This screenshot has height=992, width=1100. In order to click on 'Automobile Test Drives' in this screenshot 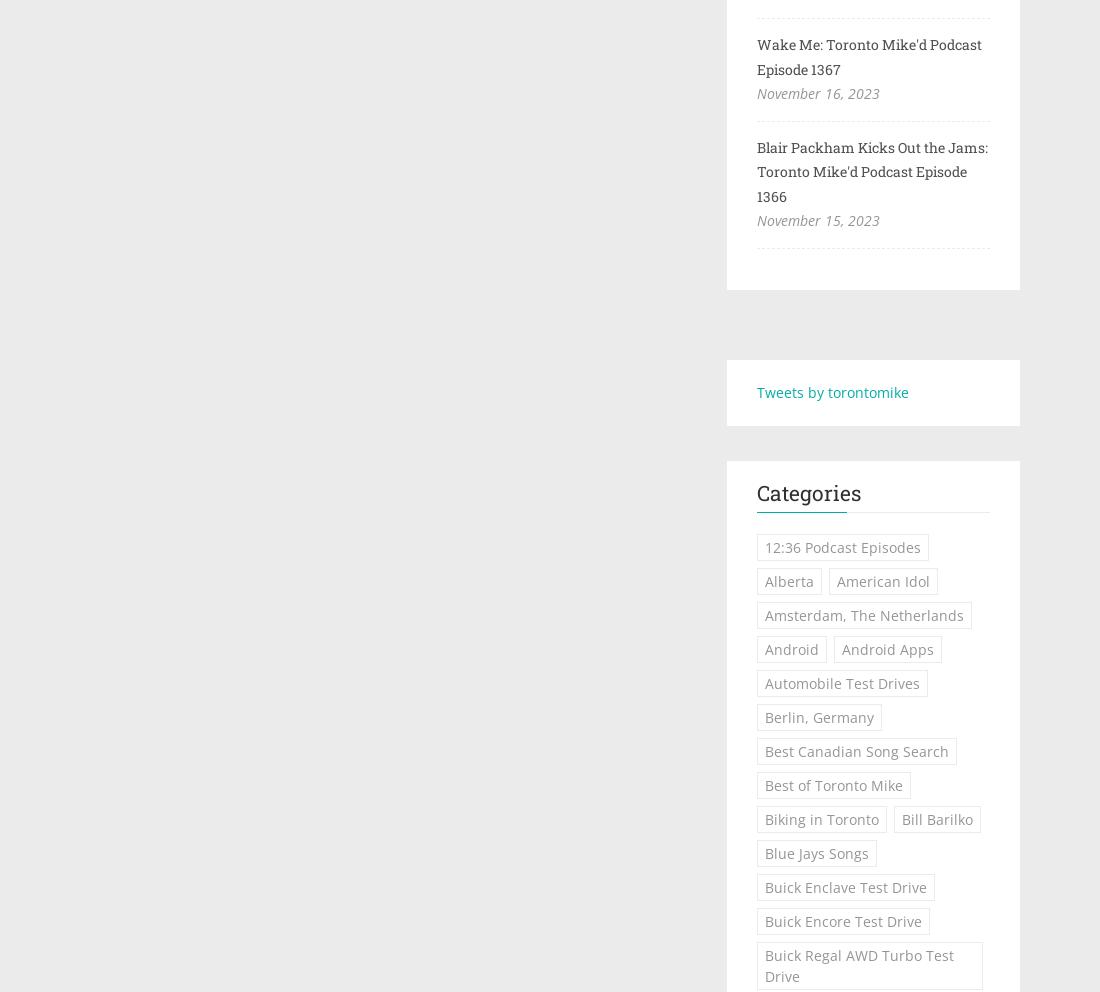, I will do `click(840, 682)`.